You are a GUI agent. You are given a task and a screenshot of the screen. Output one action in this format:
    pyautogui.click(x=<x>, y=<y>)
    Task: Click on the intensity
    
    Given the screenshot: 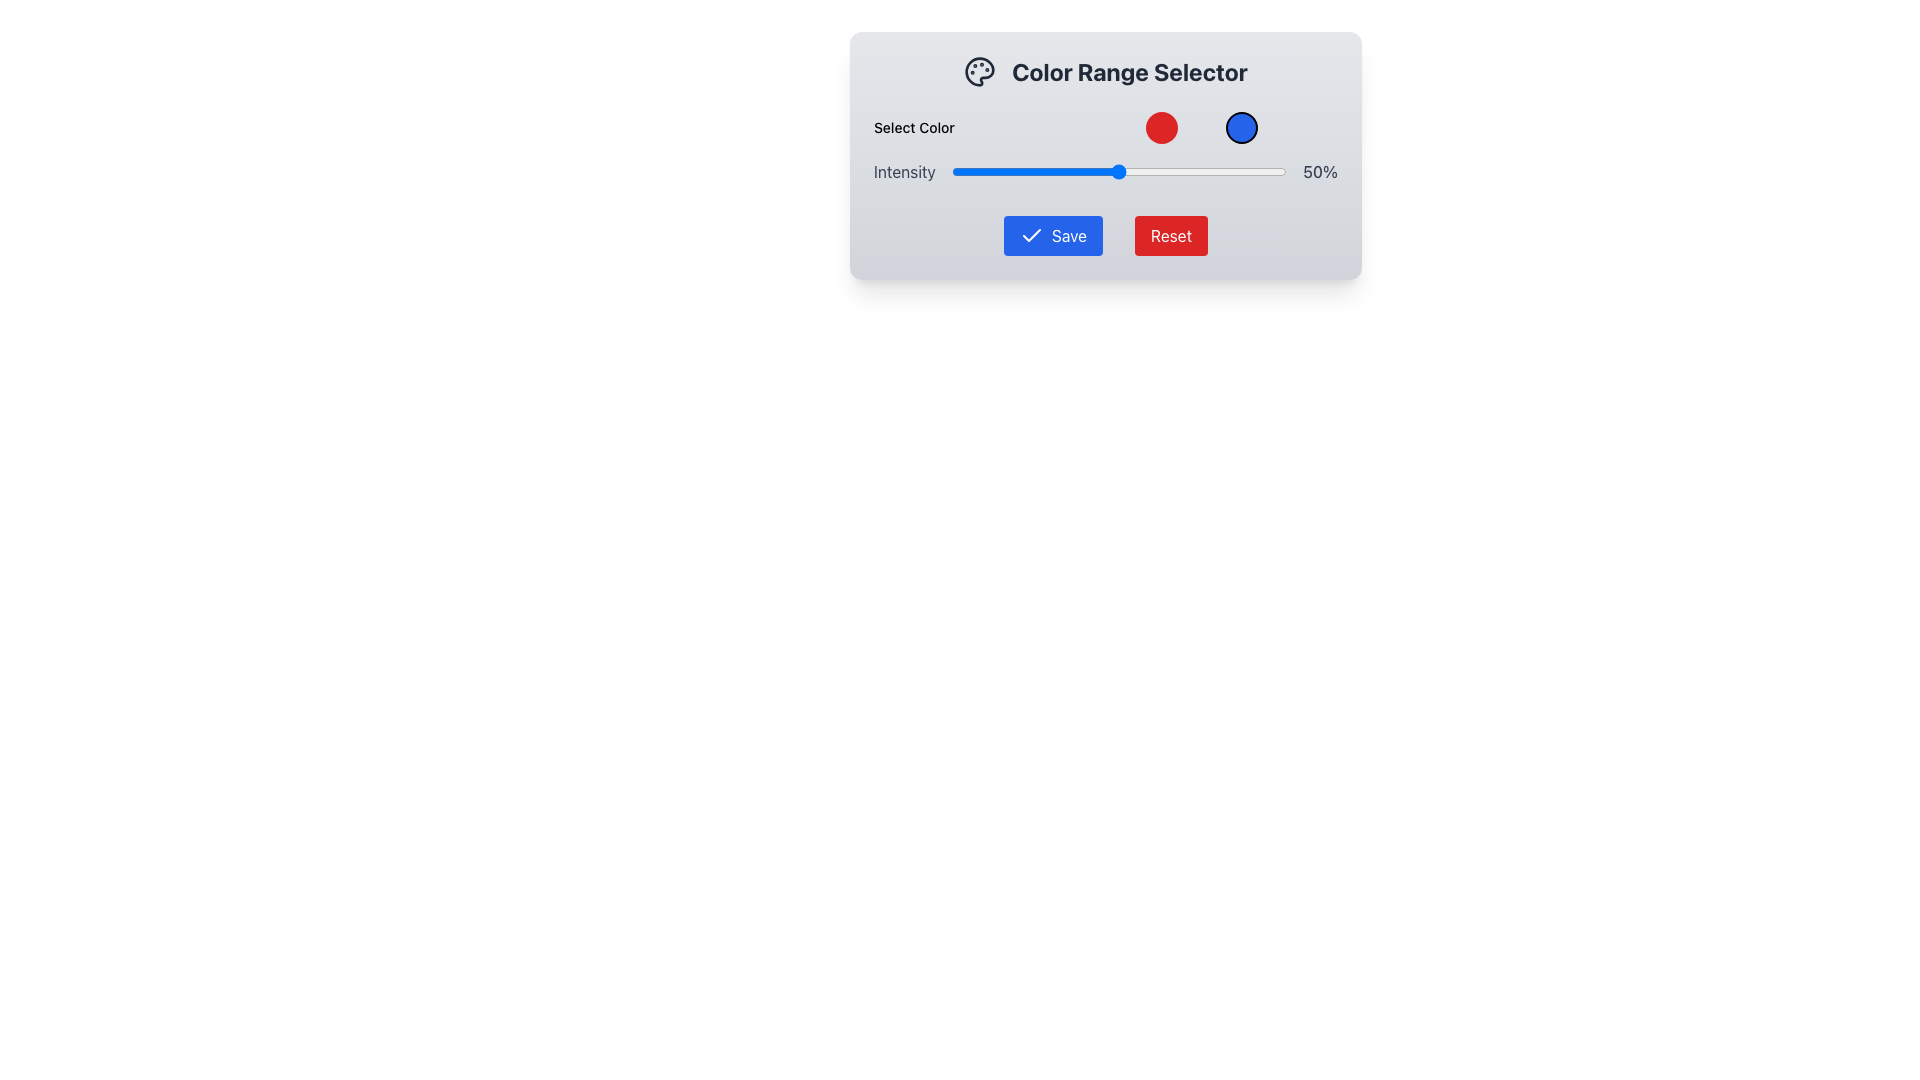 What is the action you would take?
    pyautogui.click(x=1022, y=171)
    